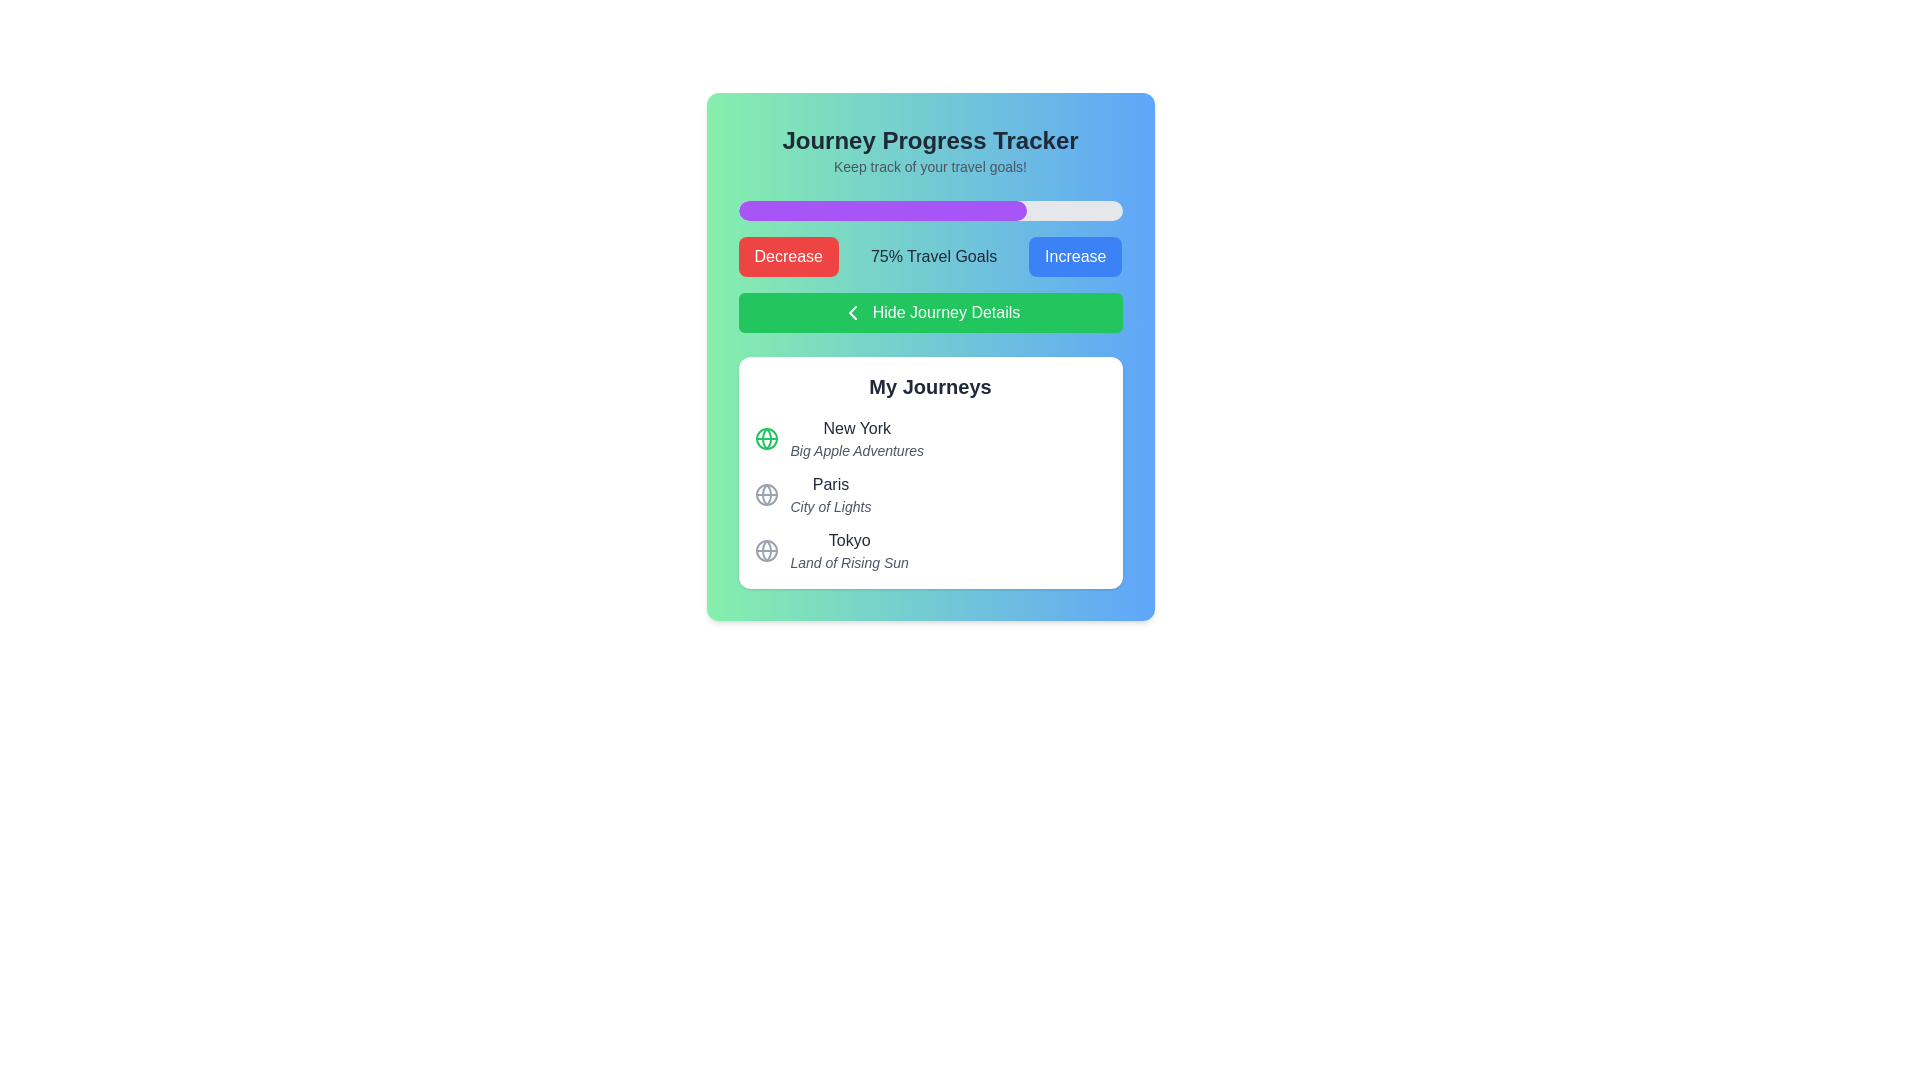 The image size is (1920, 1080). What do you see at coordinates (765, 494) in the screenshot?
I see `the globe icon representing the journey destination located in the 'My Journeys' section, adjacent to 'Paris' and 'City of Lights'` at bounding box center [765, 494].